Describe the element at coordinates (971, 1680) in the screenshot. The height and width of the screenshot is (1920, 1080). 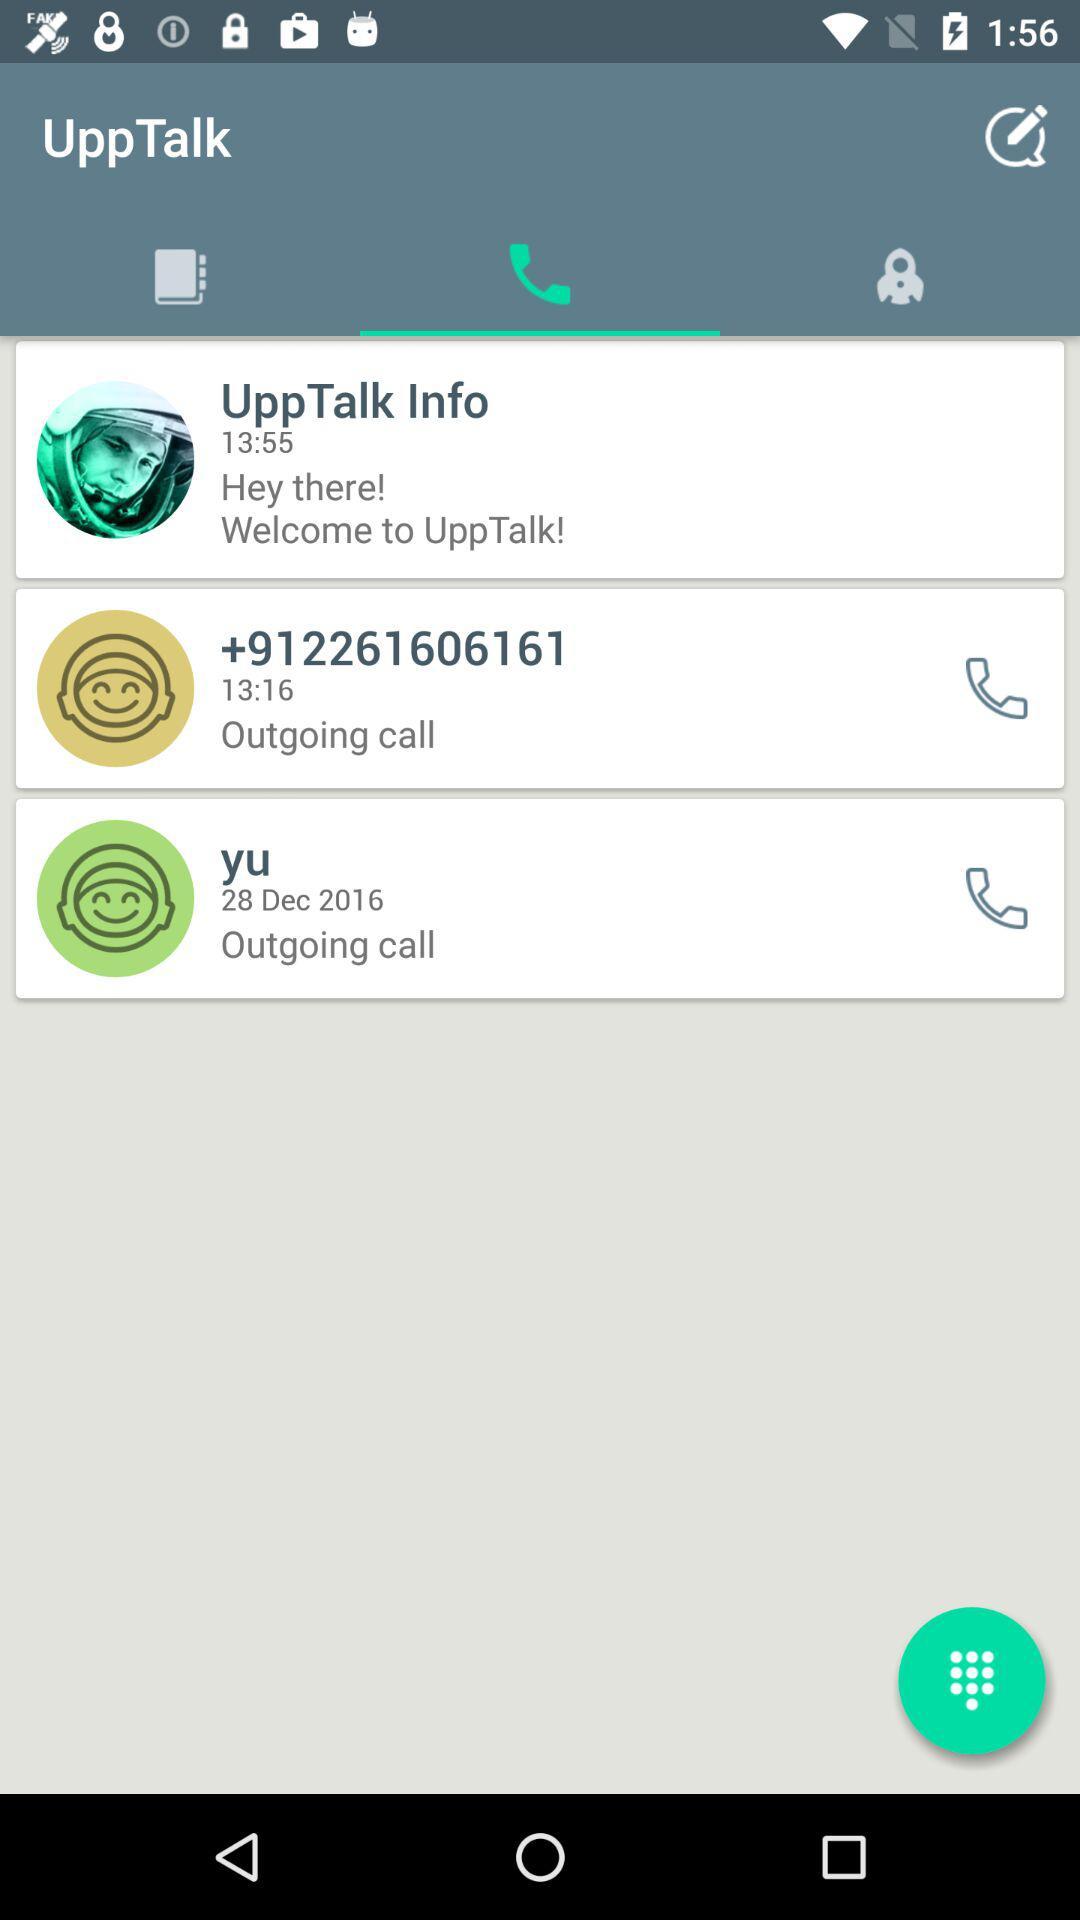
I see `open dial pad` at that location.